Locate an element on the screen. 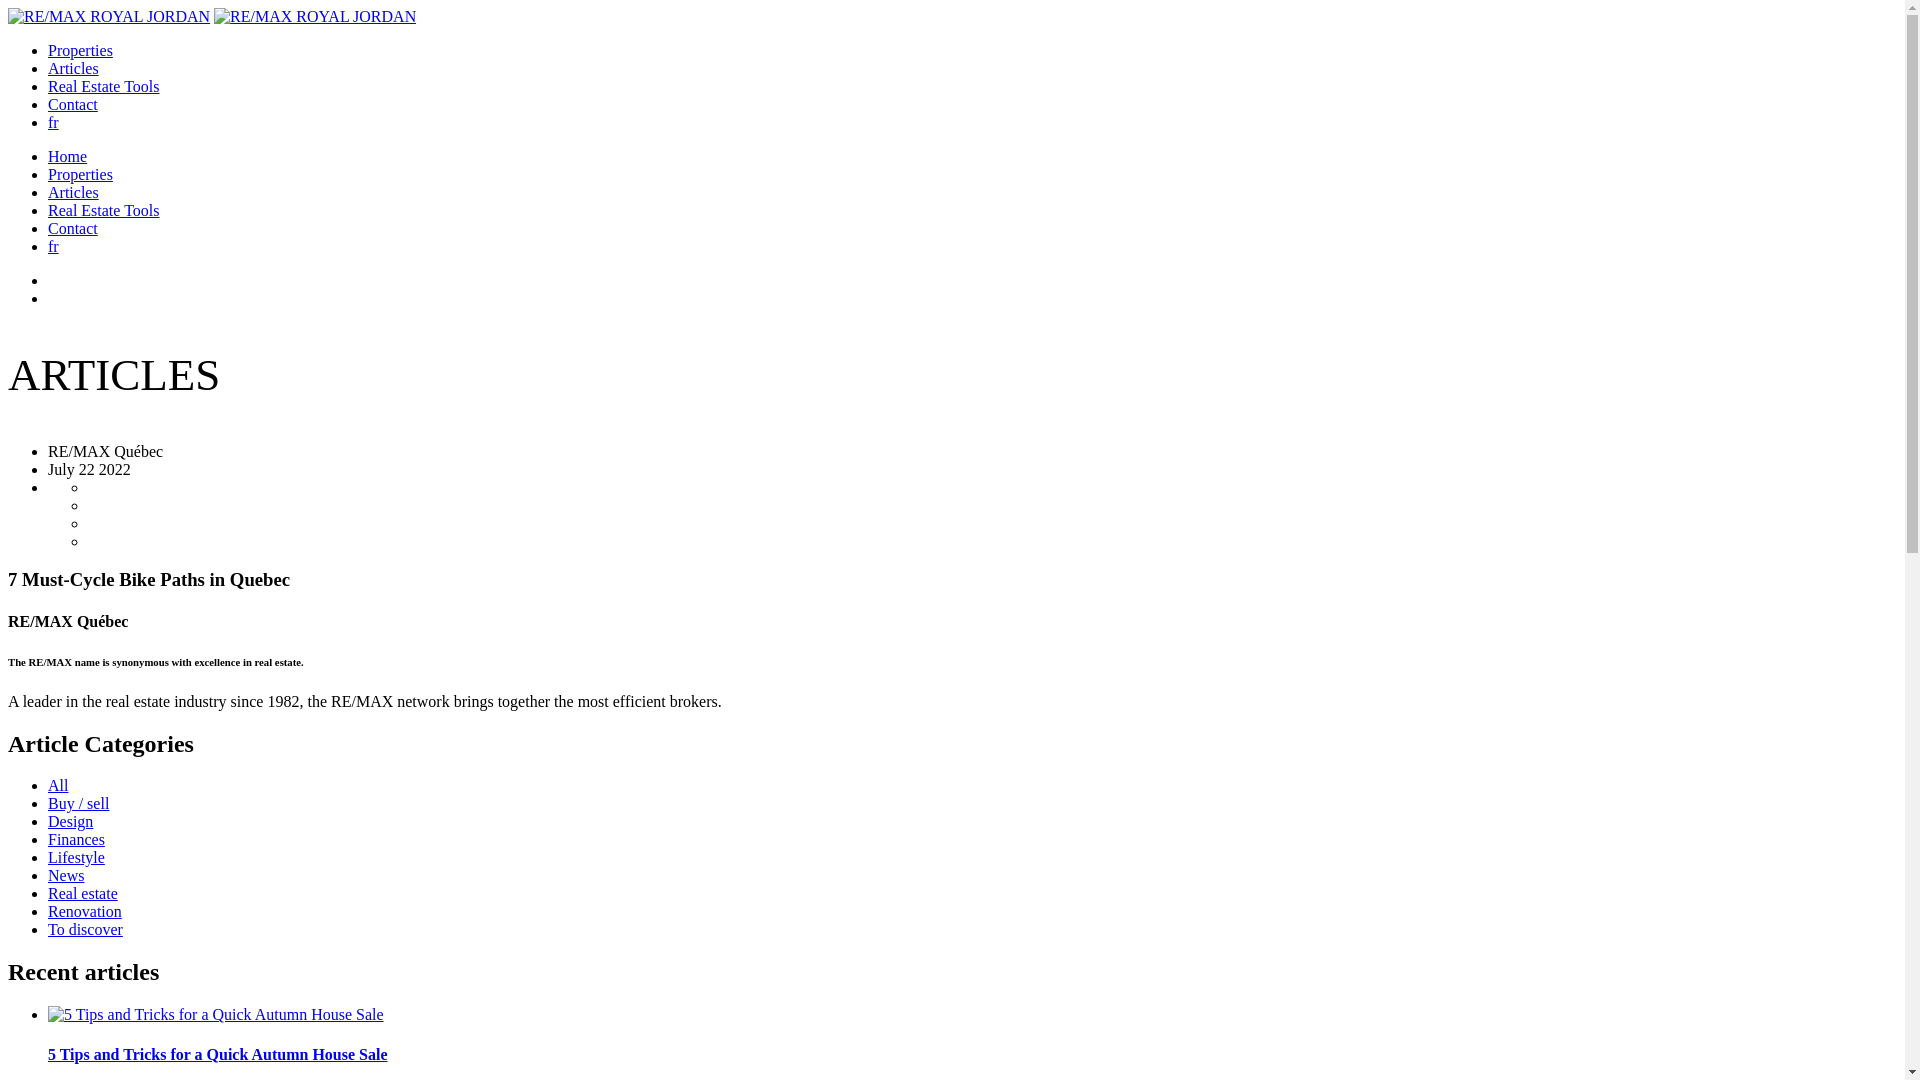 The image size is (1920, 1080). 'Articles' is located at coordinates (73, 192).